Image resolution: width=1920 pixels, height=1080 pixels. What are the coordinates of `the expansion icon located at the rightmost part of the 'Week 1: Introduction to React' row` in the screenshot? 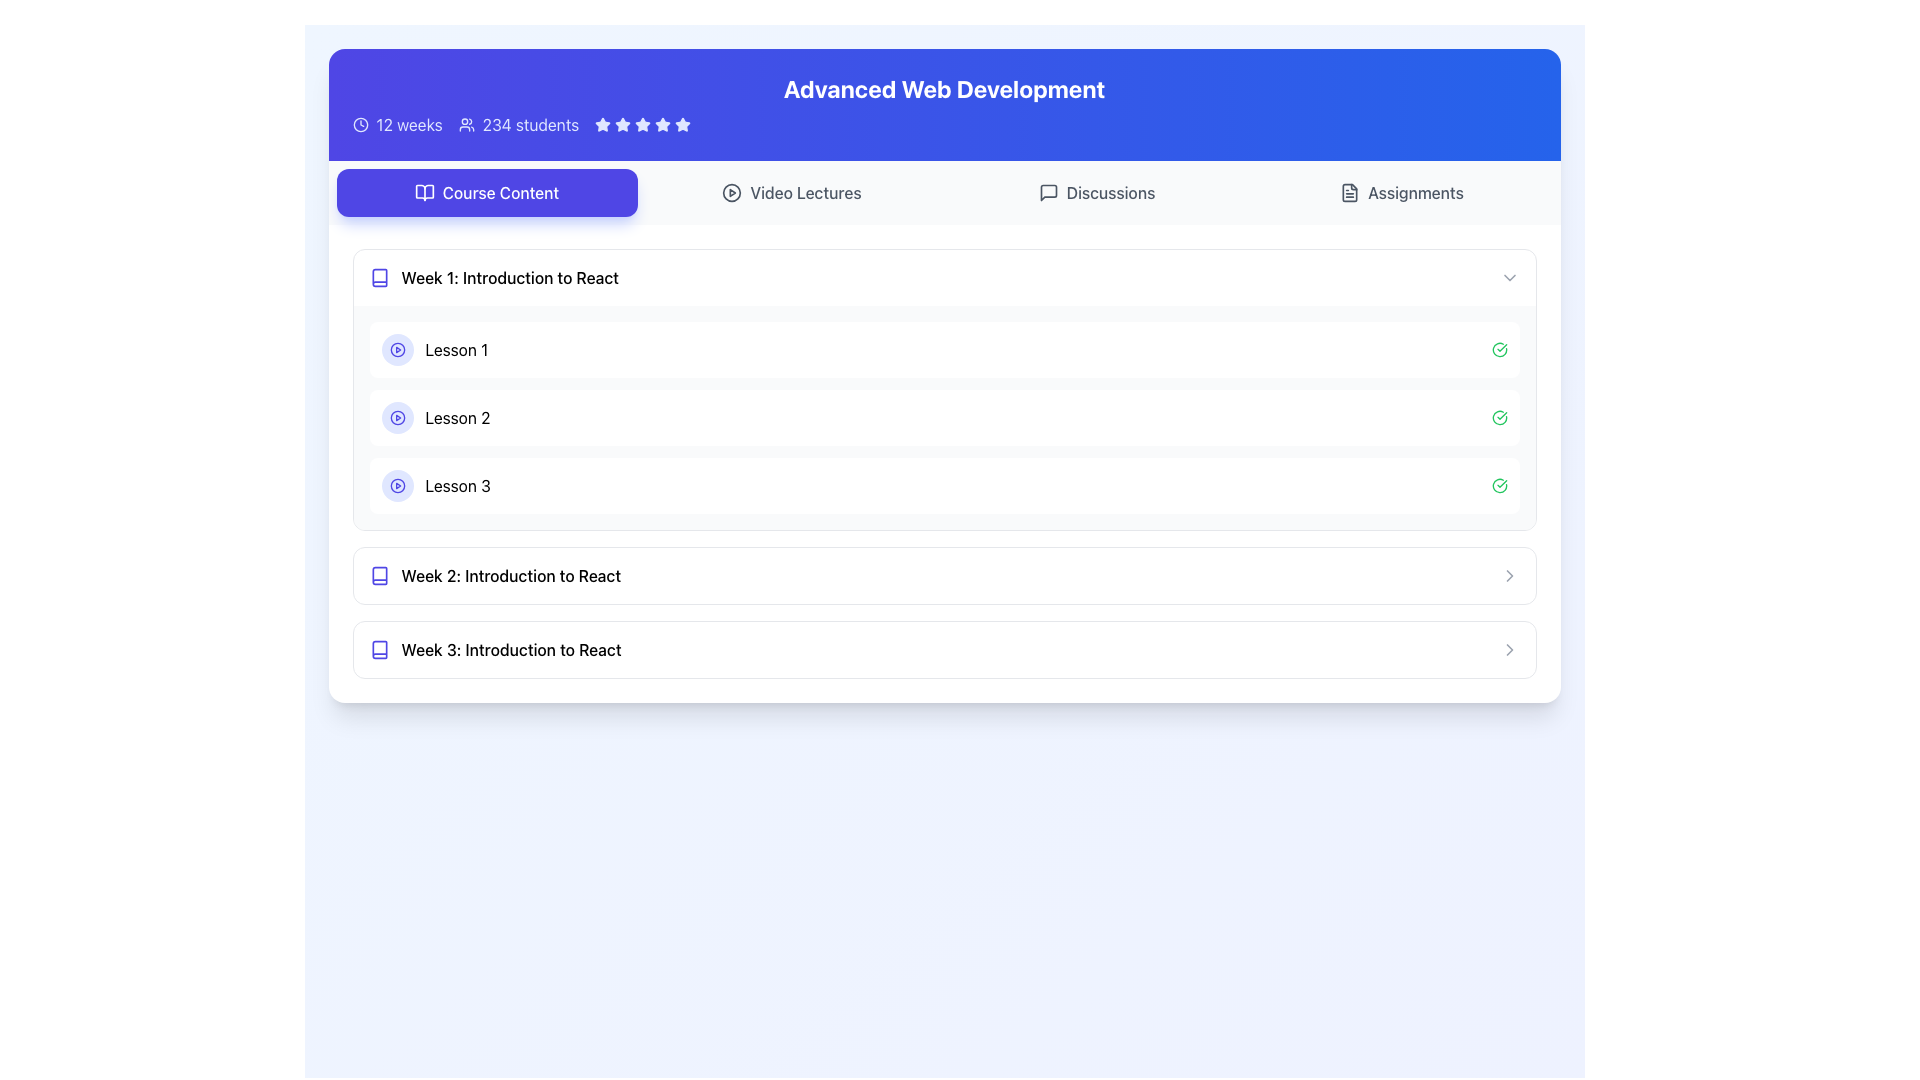 It's located at (1509, 277).